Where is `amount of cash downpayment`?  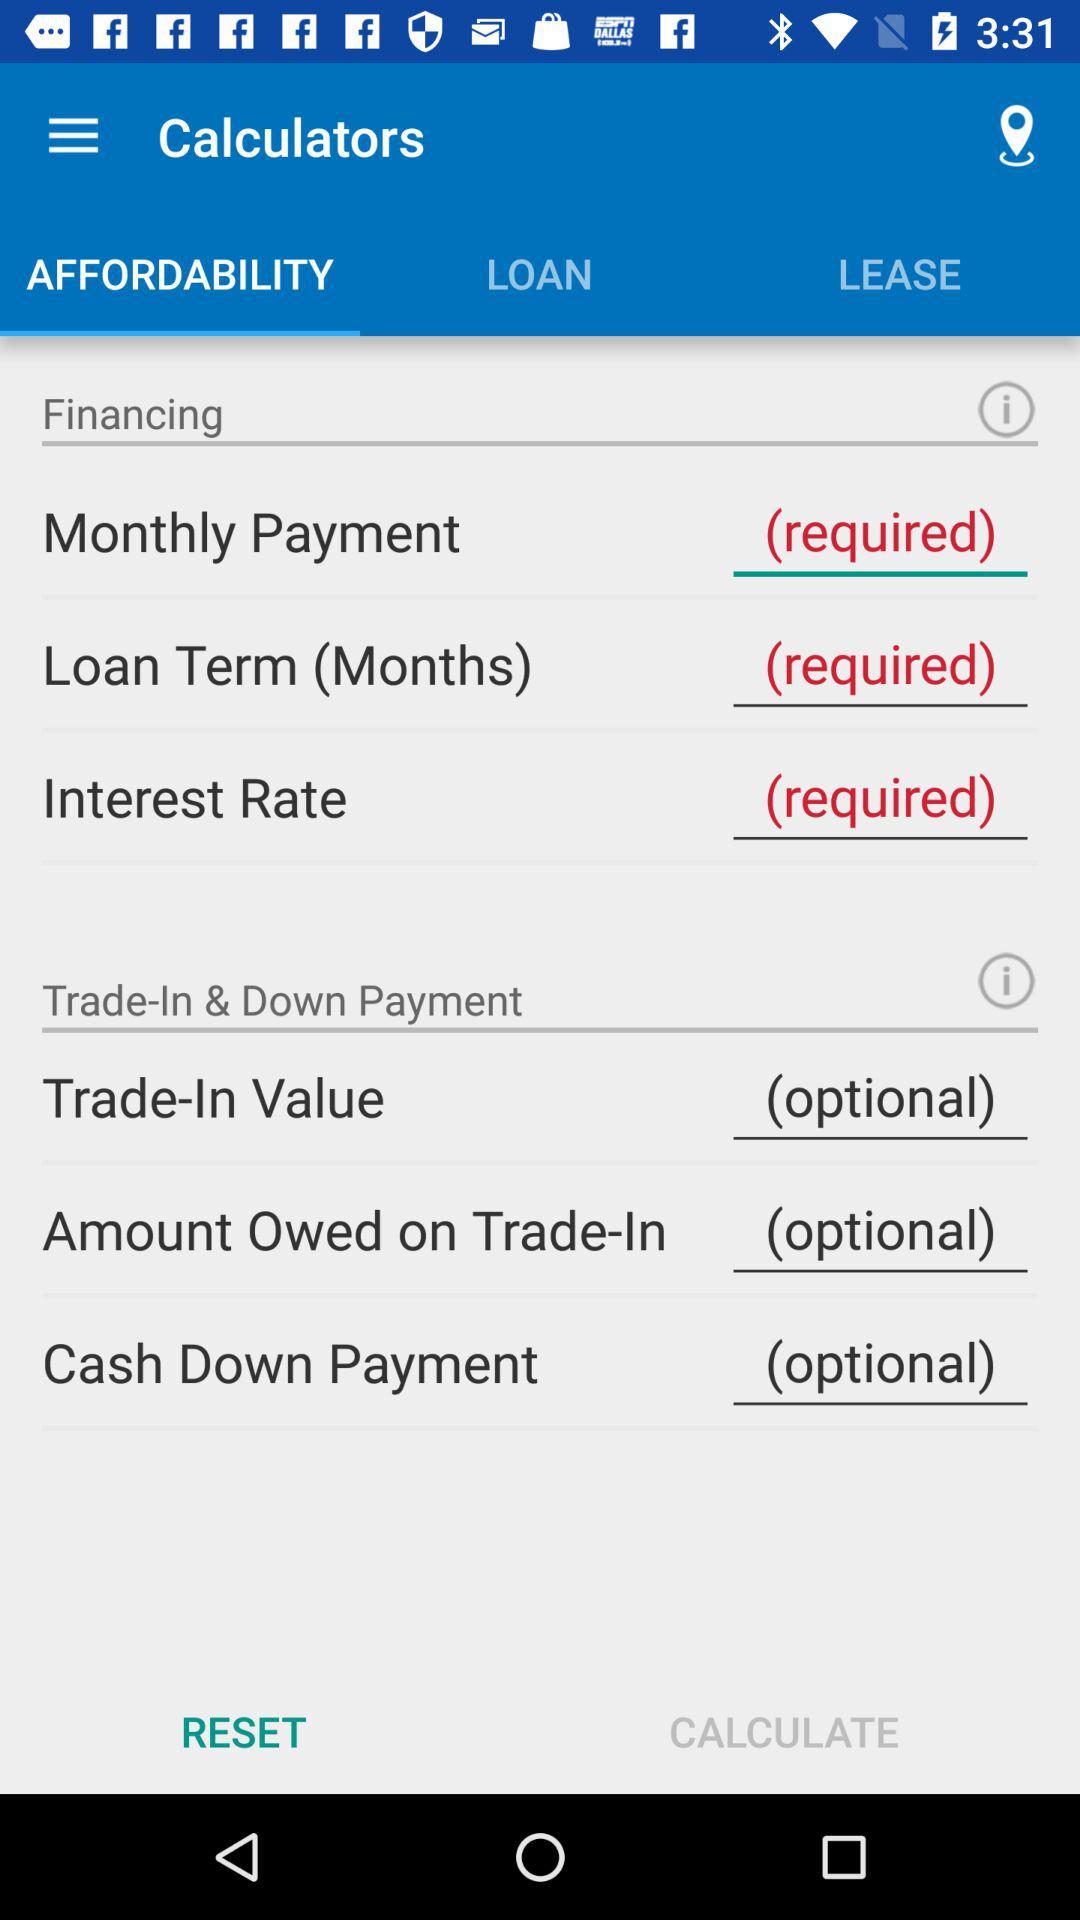
amount of cash downpayment is located at coordinates (879, 1361).